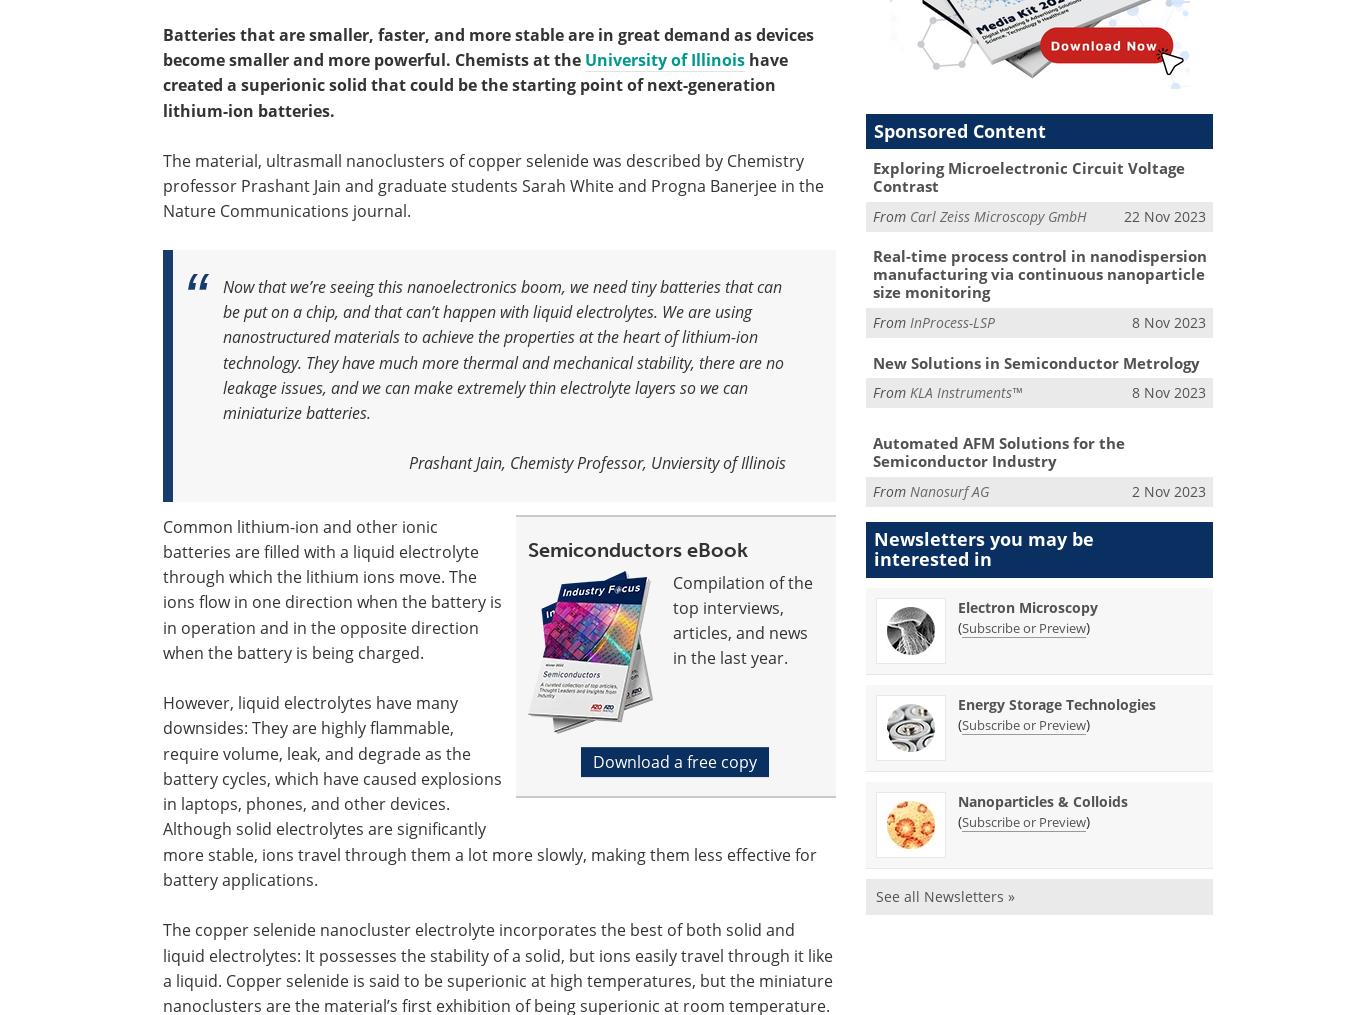 The height and width of the screenshot is (1015, 1366). I want to click on 'University of Illinois', so click(663, 58).